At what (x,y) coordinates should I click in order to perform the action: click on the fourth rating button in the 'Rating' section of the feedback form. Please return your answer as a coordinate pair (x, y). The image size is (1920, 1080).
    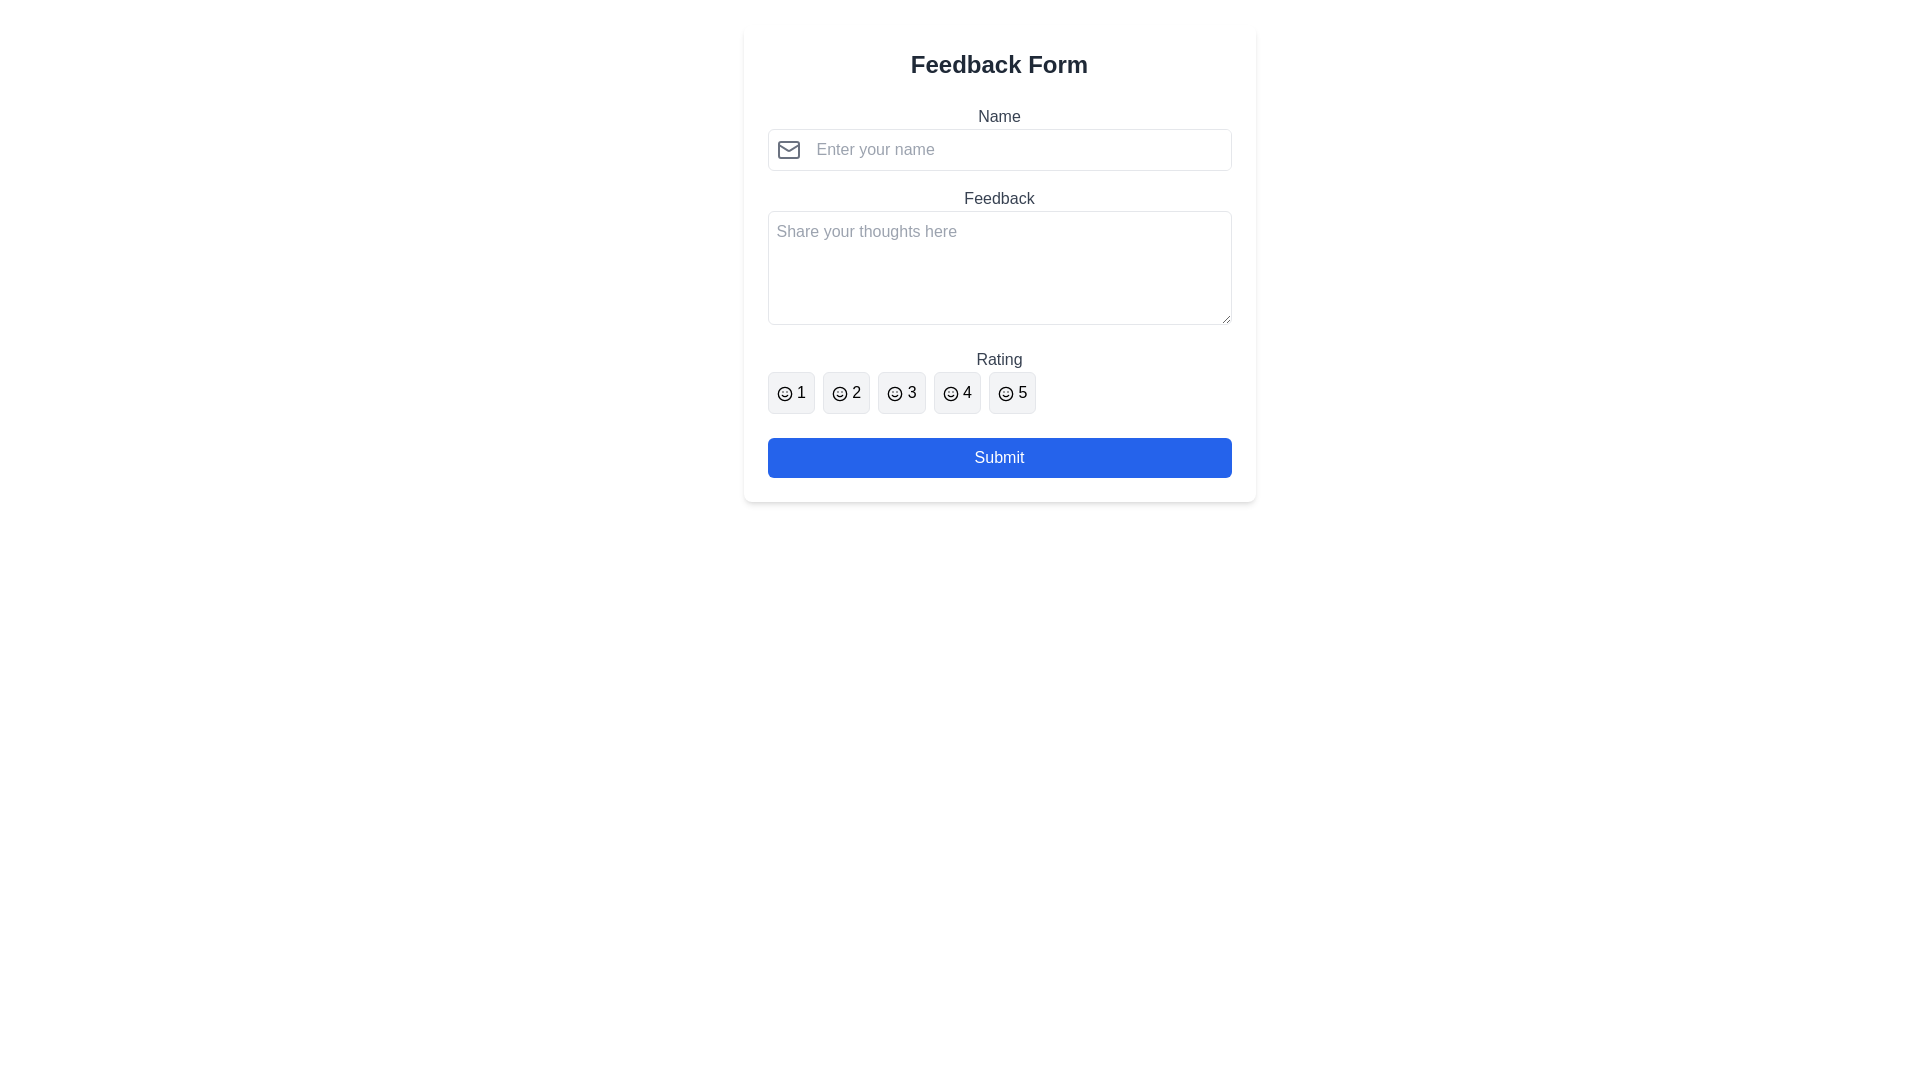
    Looking at the image, I should click on (956, 393).